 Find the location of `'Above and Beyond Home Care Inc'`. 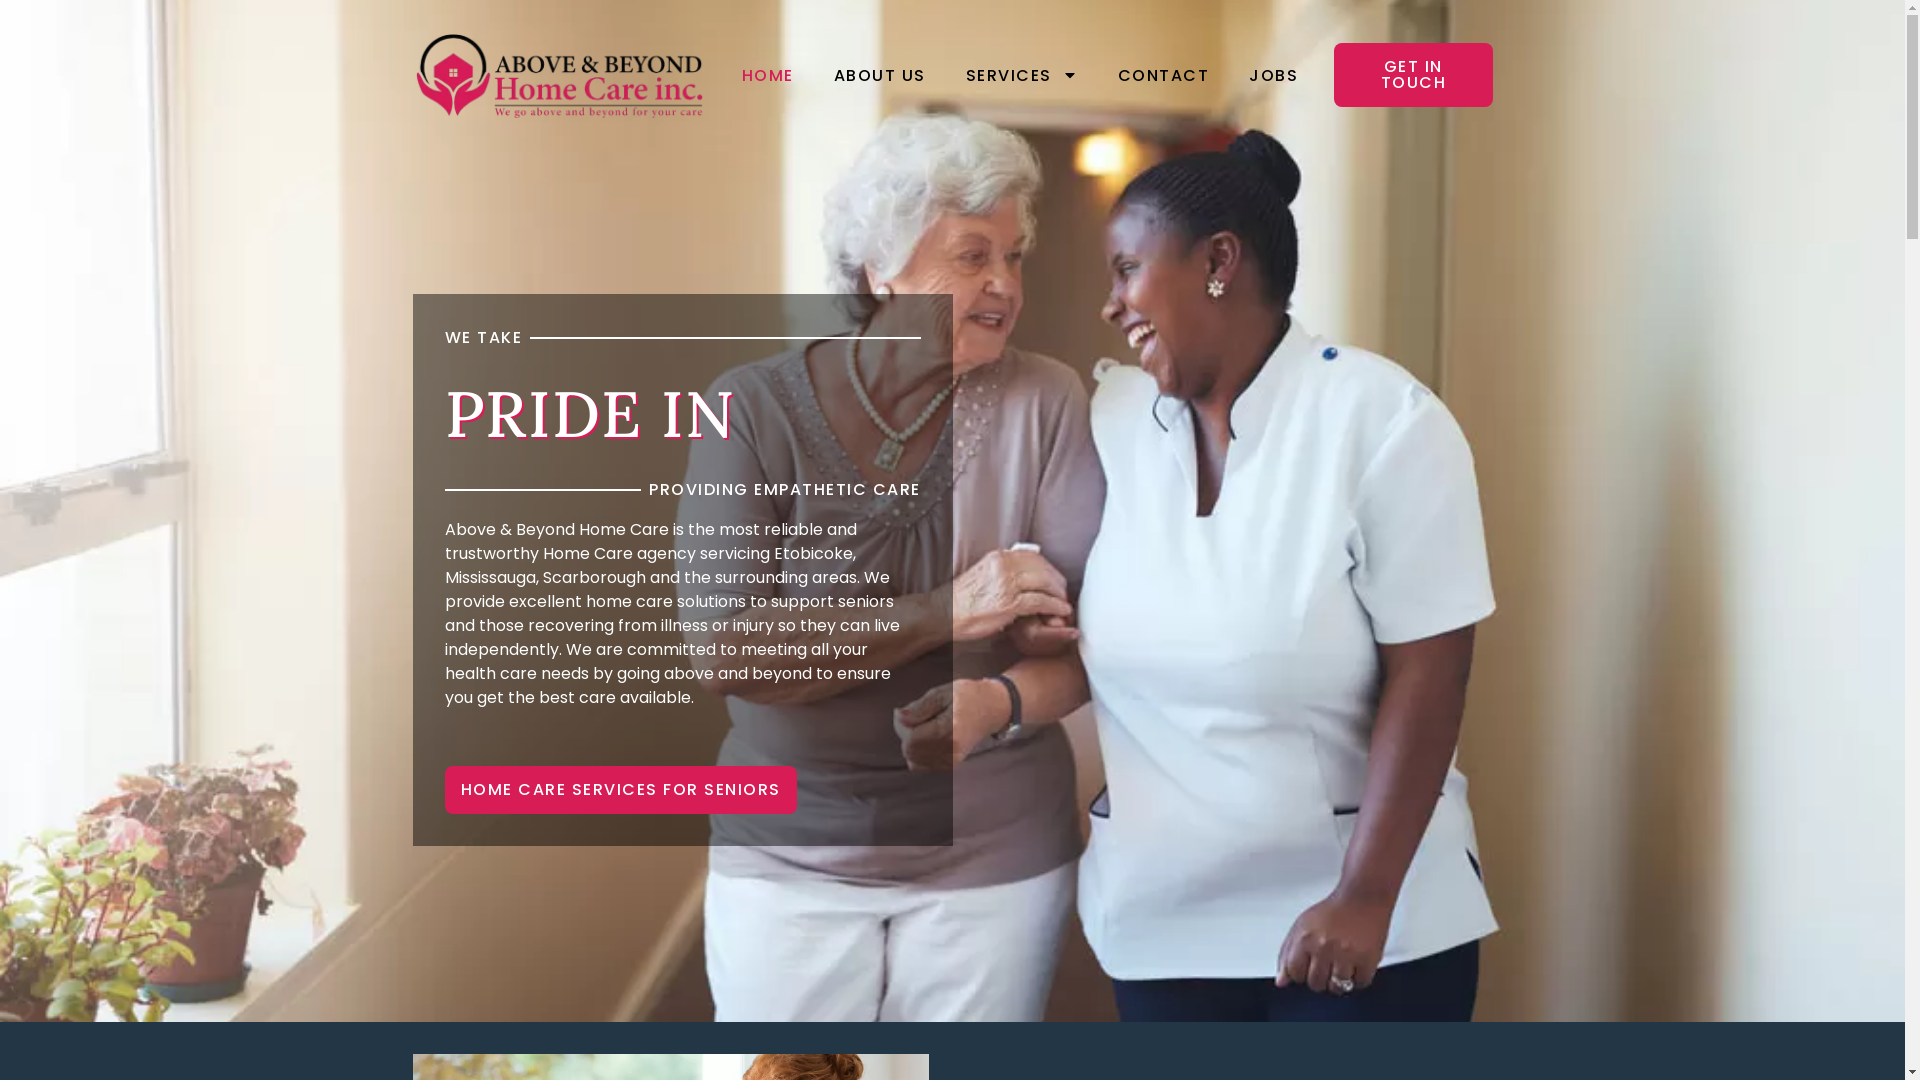

'Above and Beyond Home Care Inc' is located at coordinates (558, 73).